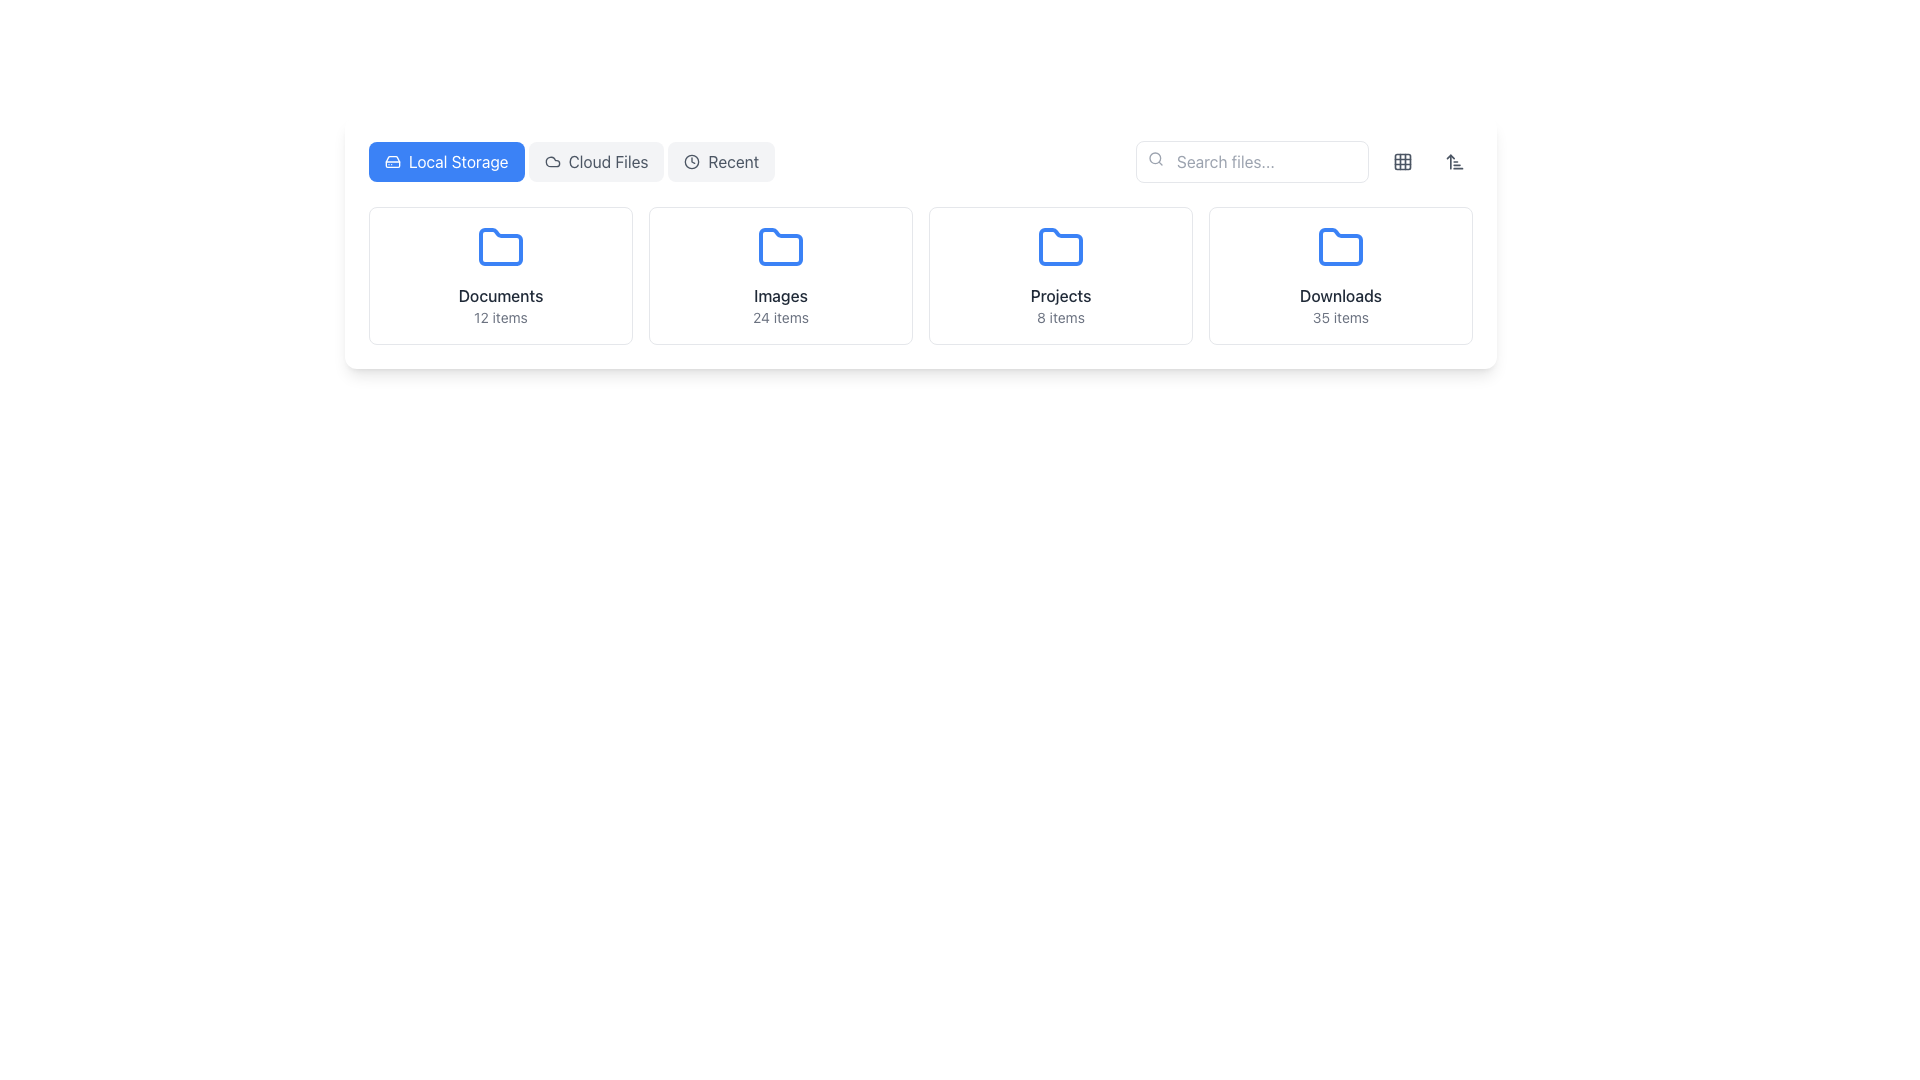  Describe the element at coordinates (571, 161) in the screenshot. I see `the 'Cloud Files' tab navigation button, which is represented by a tab with a light gray background and dark gray text, located in the middle of the tab set` at that location.